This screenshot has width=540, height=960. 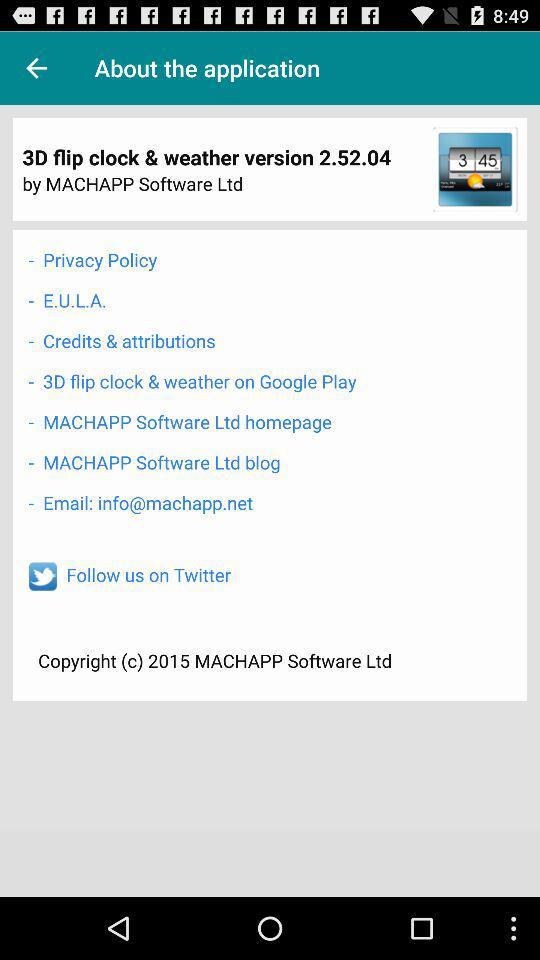 What do you see at coordinates (42, 576) in the screenshot?
I see `follow on twitter` at bounding box center [42, 576].